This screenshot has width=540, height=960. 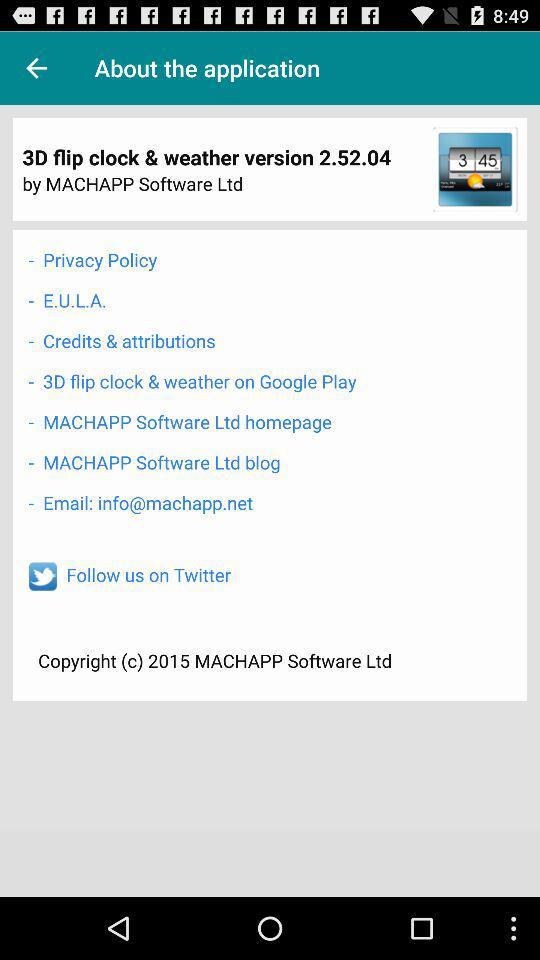 What do you see at coordinates (42, 576) in the screenshot?
I see `follow on twitter` at bounding box center [42, 576].